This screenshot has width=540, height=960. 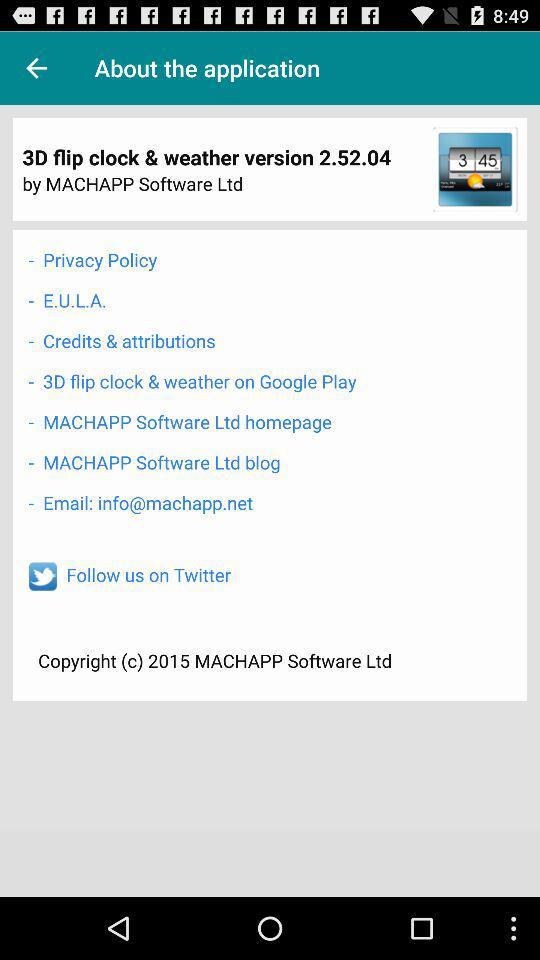 What do you see at coordinates (42, 576) in the screenshot?
I see `follow on twitter` at bounding box center [42, 576].